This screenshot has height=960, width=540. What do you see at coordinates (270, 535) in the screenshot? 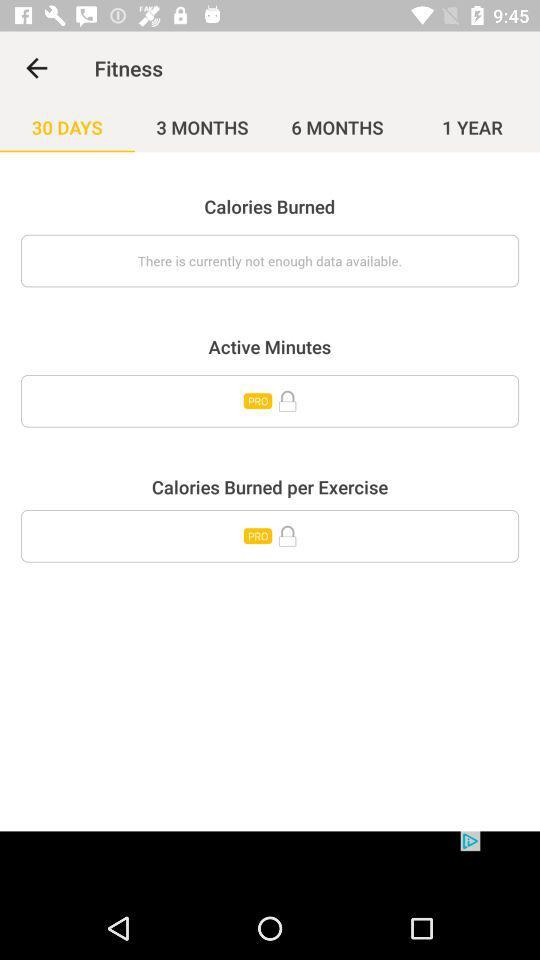
I see `icon below the calories burned per item` at bounding box center [270, 535].